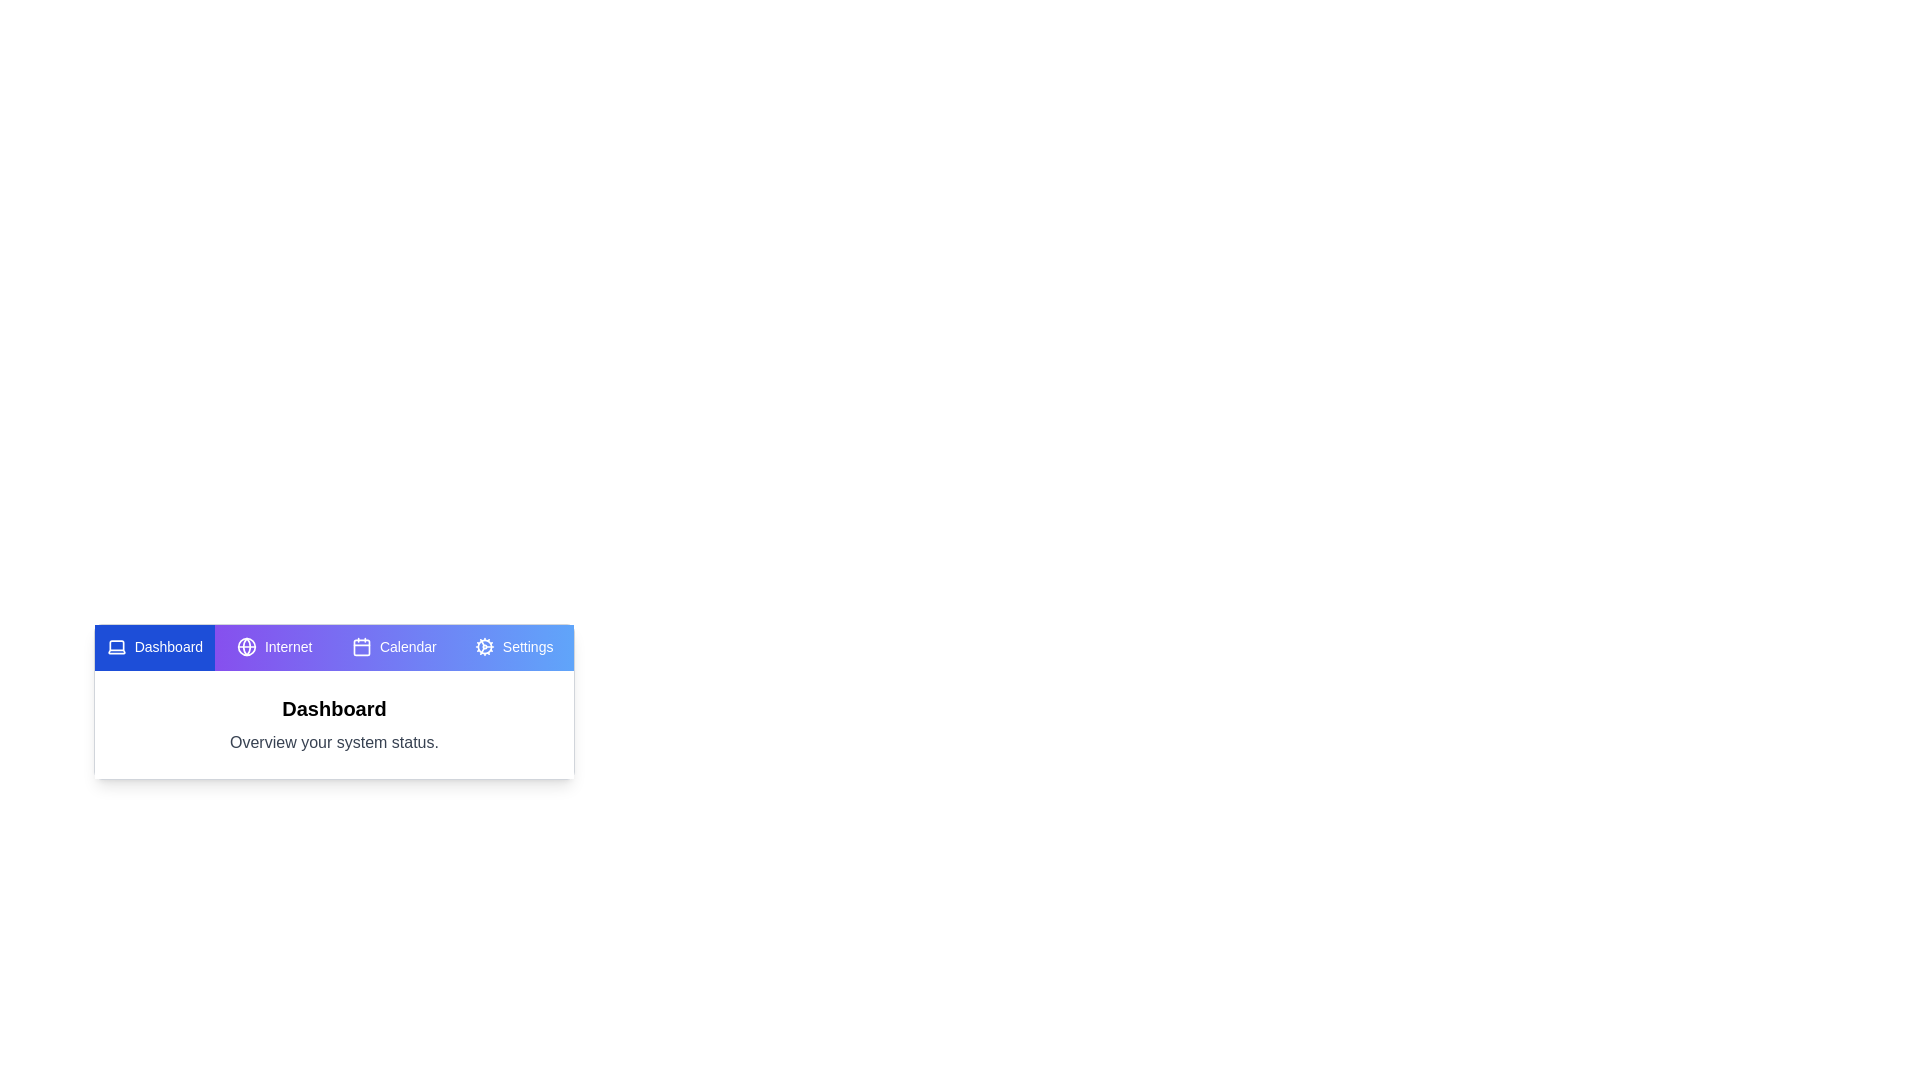 This screenshot has height=1080, width=1920. Describe the element at coordinates (394, 648) in the screenshot. I see `the tab labeled Calendar to view its content` at that location.